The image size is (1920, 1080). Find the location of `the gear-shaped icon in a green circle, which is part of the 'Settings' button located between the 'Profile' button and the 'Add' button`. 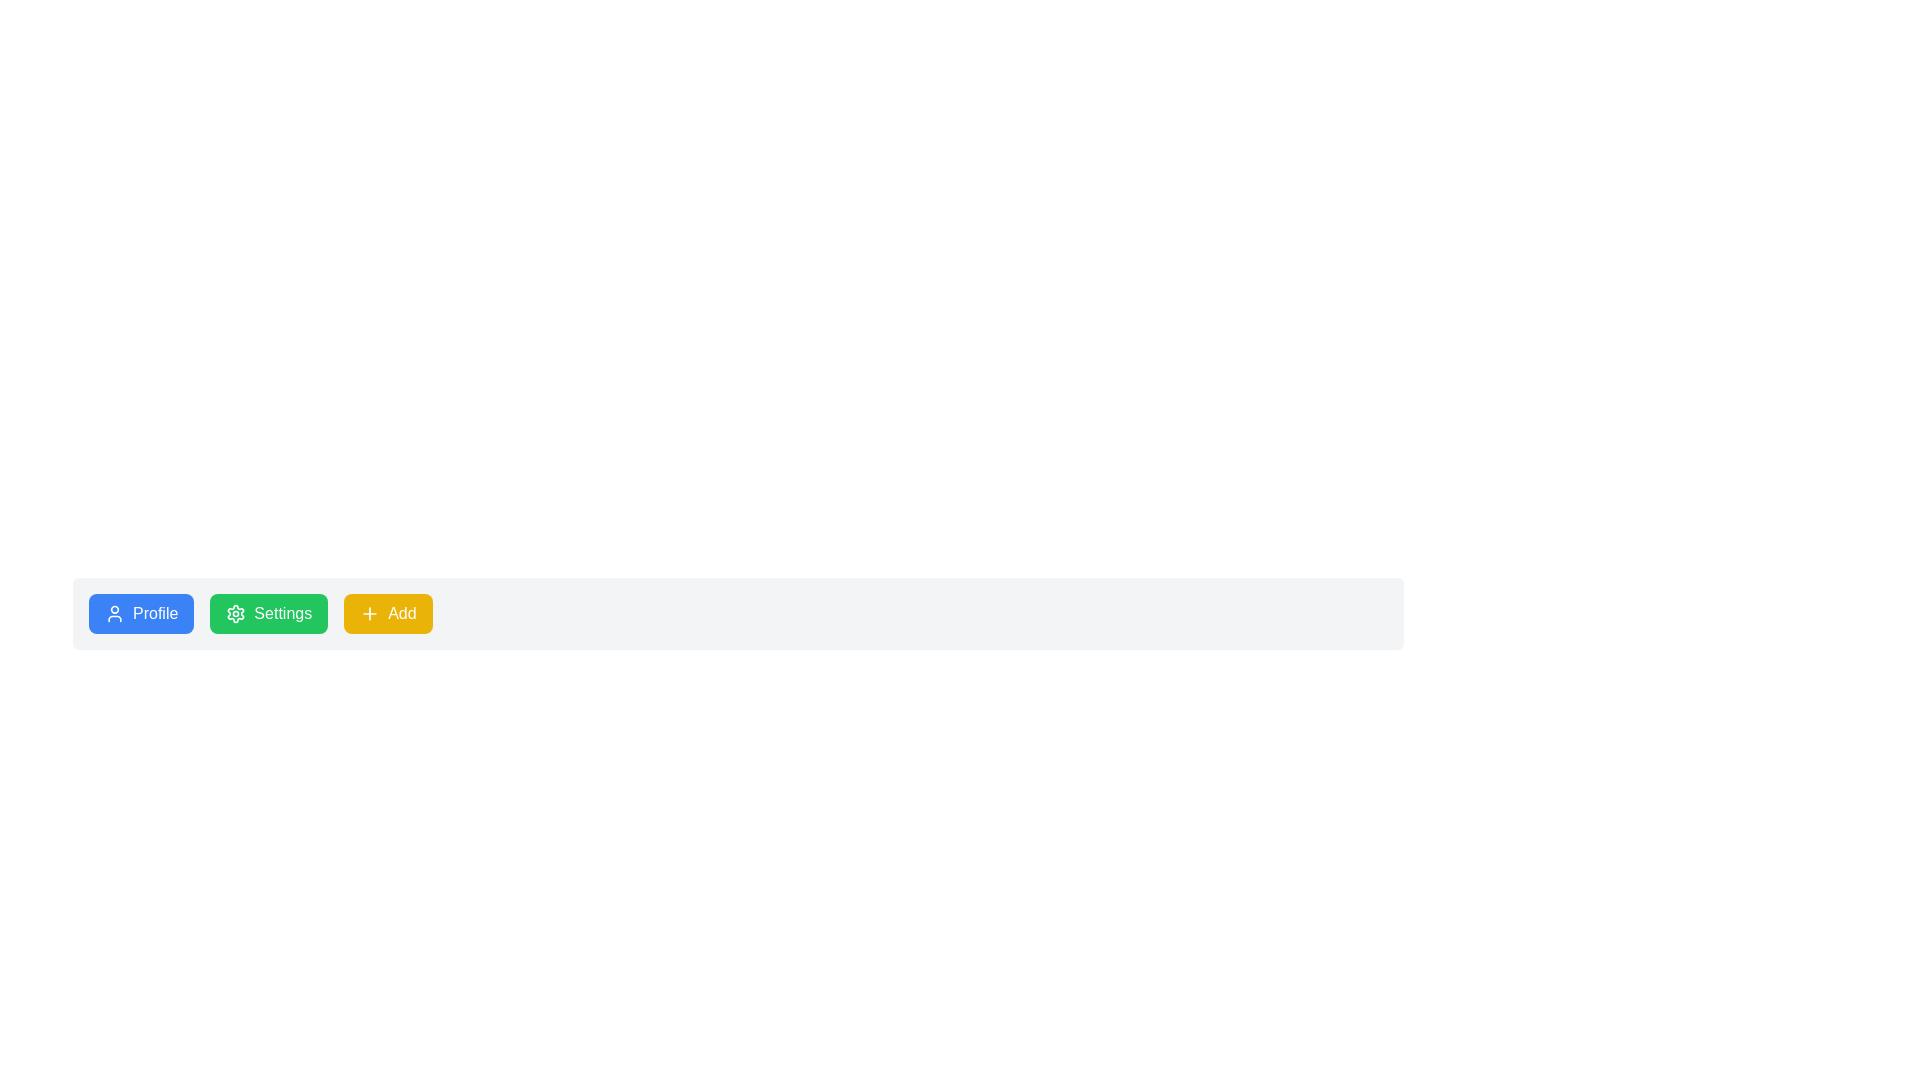

the gear-shaped icon in a green circle, which is part of the 'Settings' button located between the 'Profile' button and the 'Add' button is located at coordinates (236, 612).